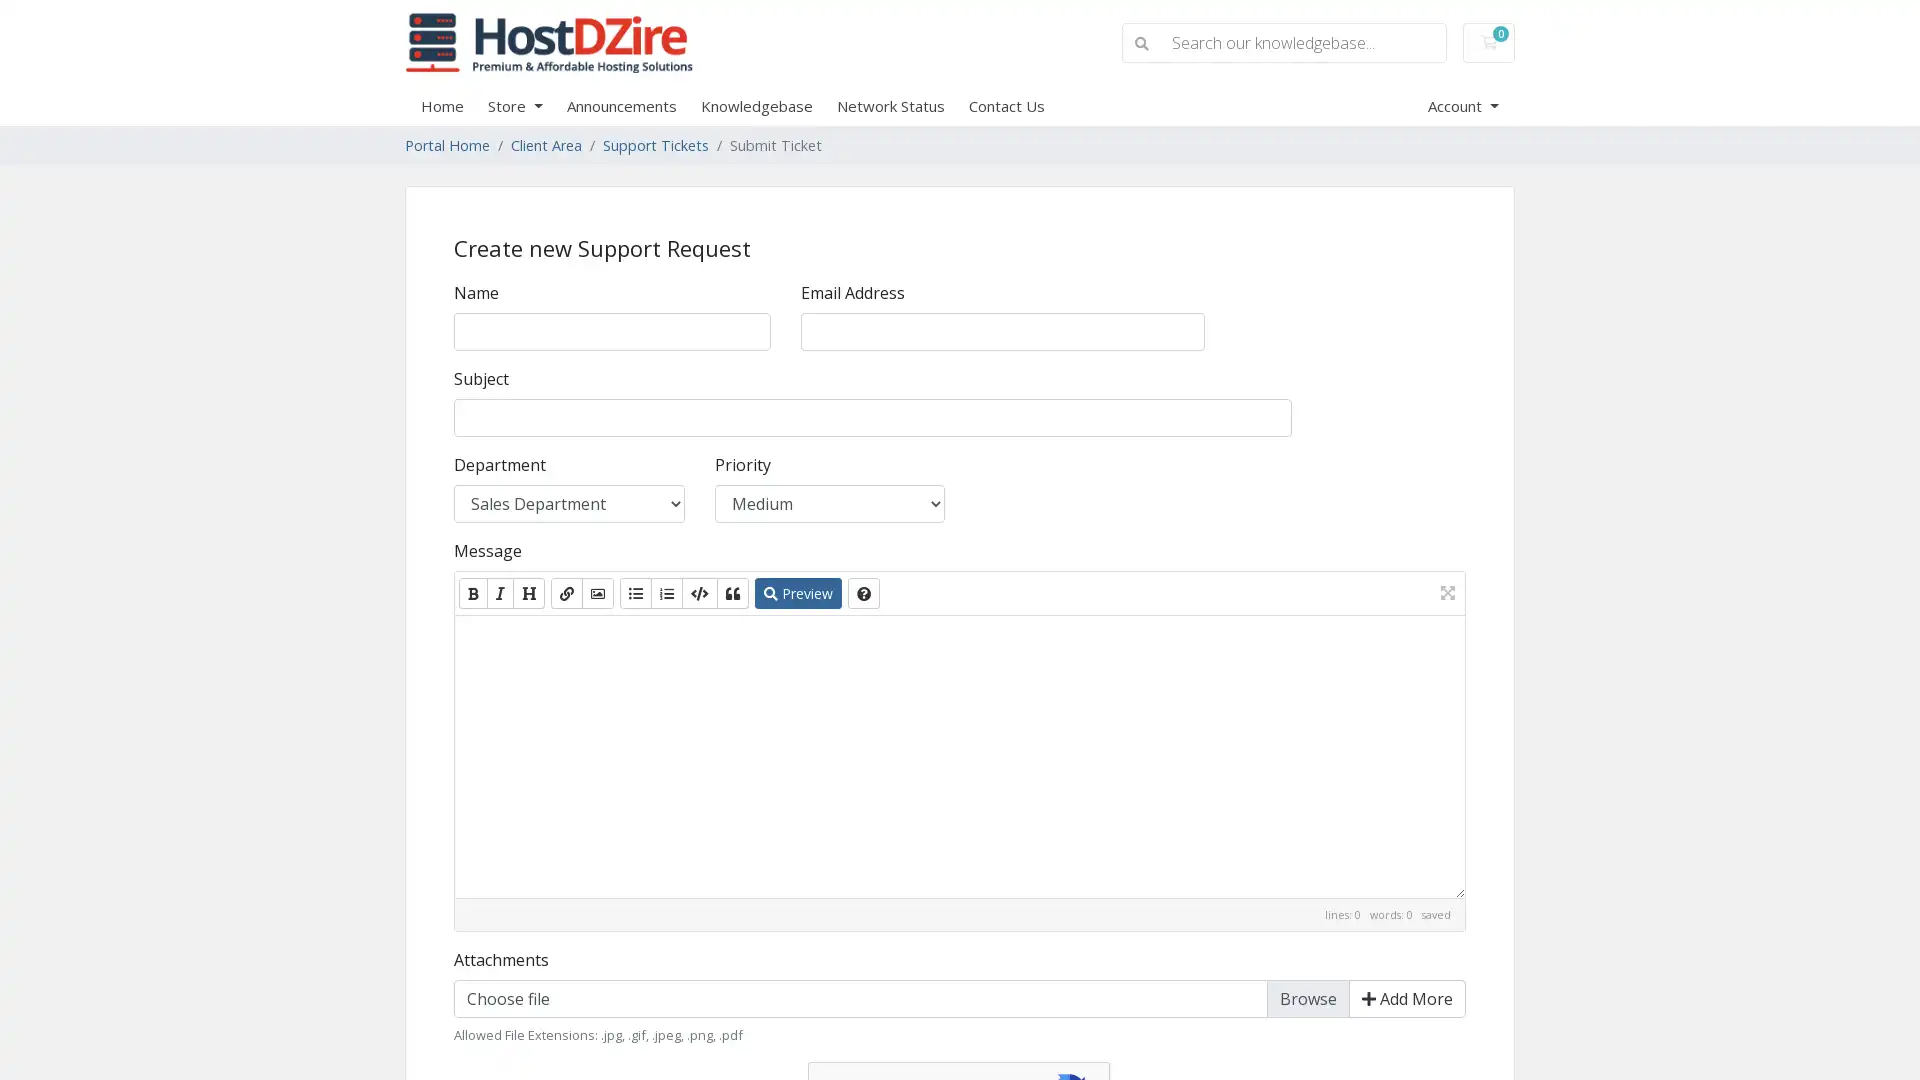 This screenshot has width=1920, height=1080. What do you see at coordinates (797, 592) in the screenshot?
I see `Preview` at bounding box center [797, 592].